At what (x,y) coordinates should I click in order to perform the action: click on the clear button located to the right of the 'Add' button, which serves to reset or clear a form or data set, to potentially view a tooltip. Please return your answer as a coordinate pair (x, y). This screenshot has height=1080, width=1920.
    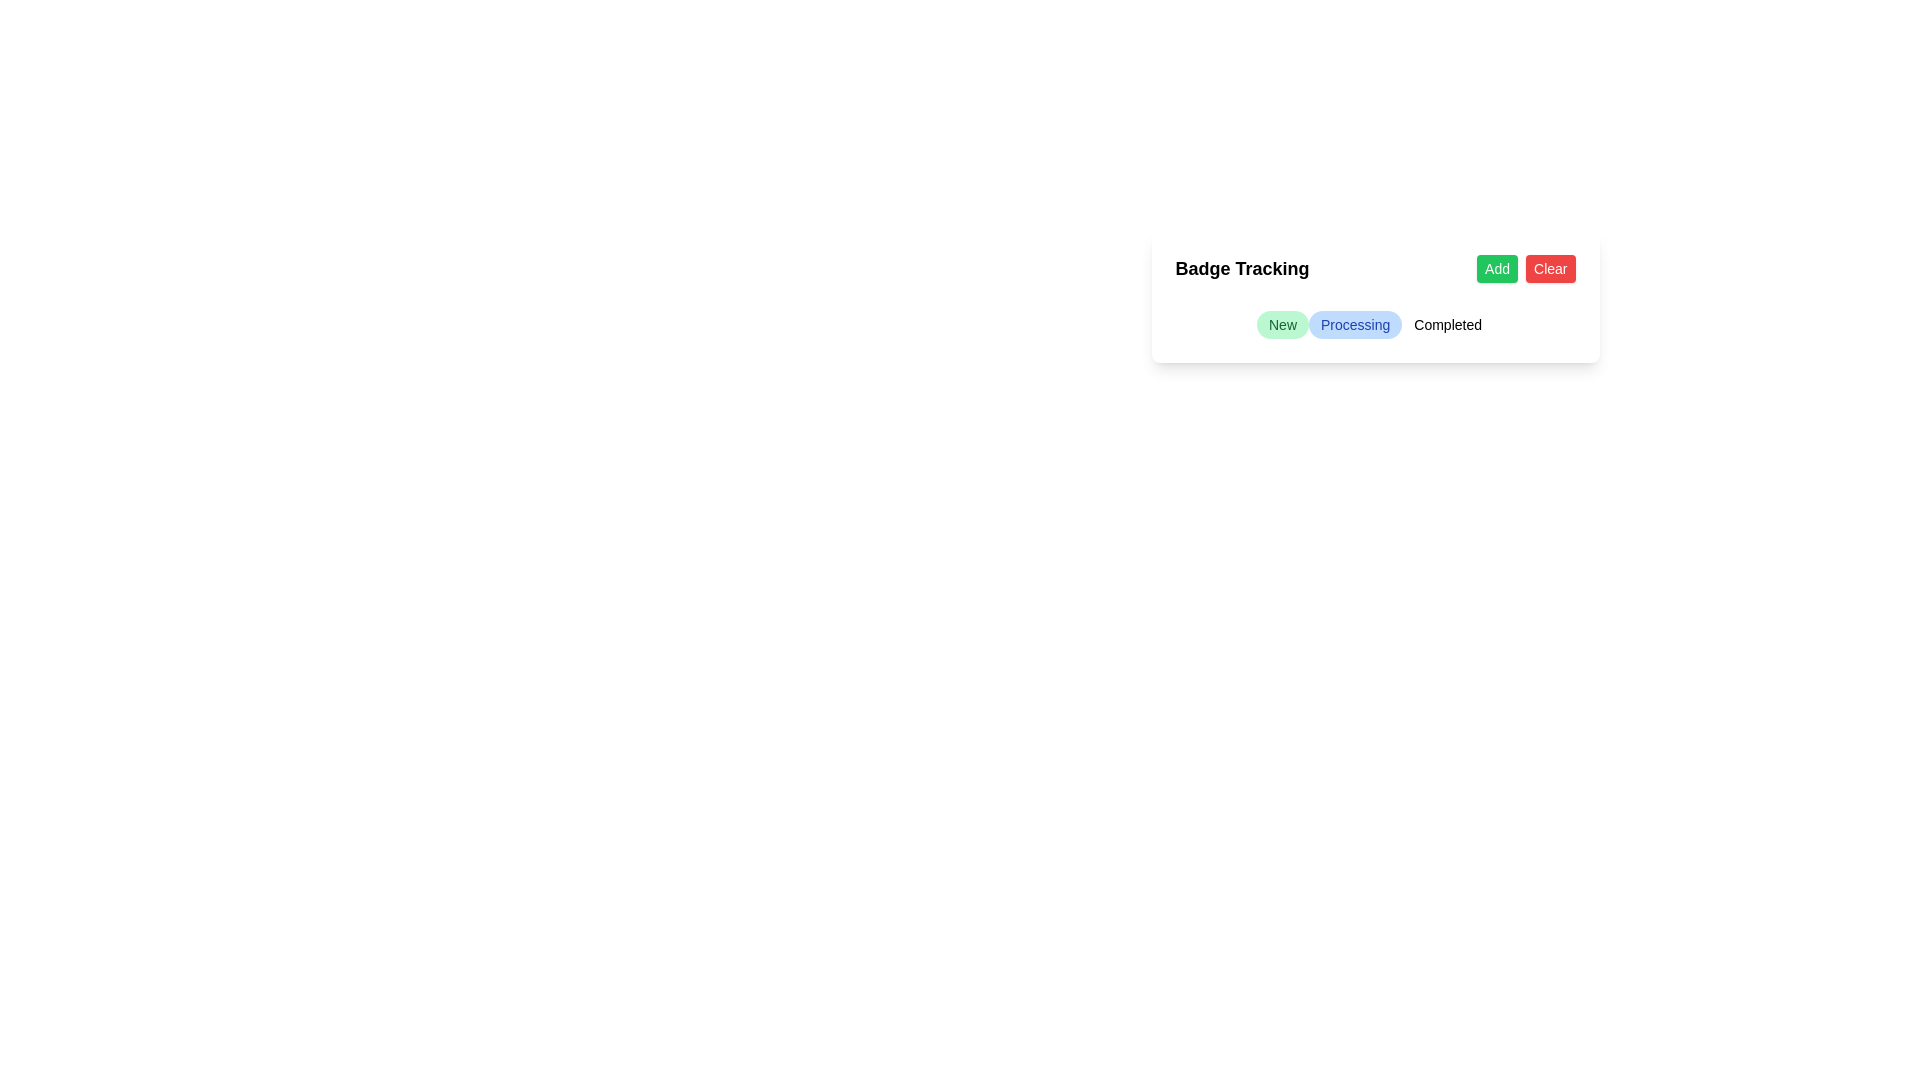
    Looking at the image, I should click on (1549, 268).